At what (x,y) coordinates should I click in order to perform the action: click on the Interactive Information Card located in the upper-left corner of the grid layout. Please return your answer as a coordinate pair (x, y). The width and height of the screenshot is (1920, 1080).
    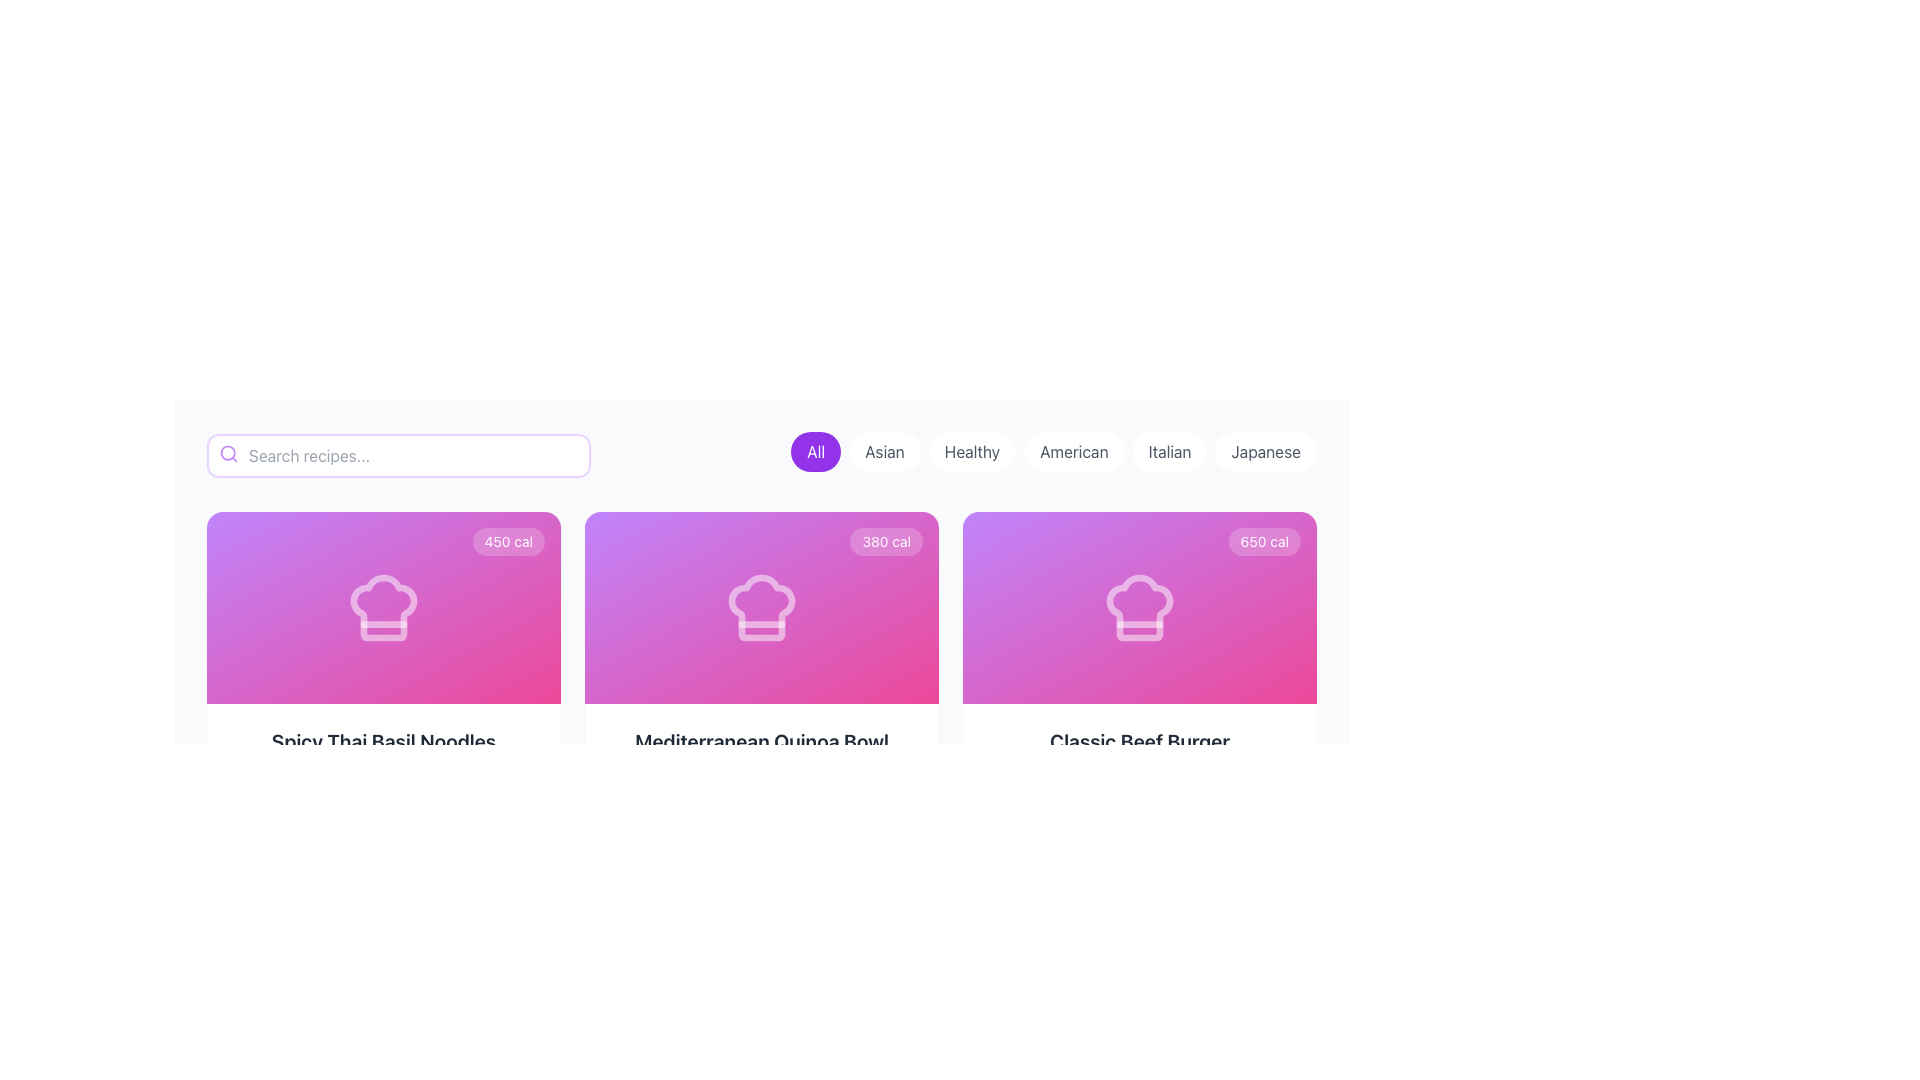
    Looking at the image, I should click on (384, 682).